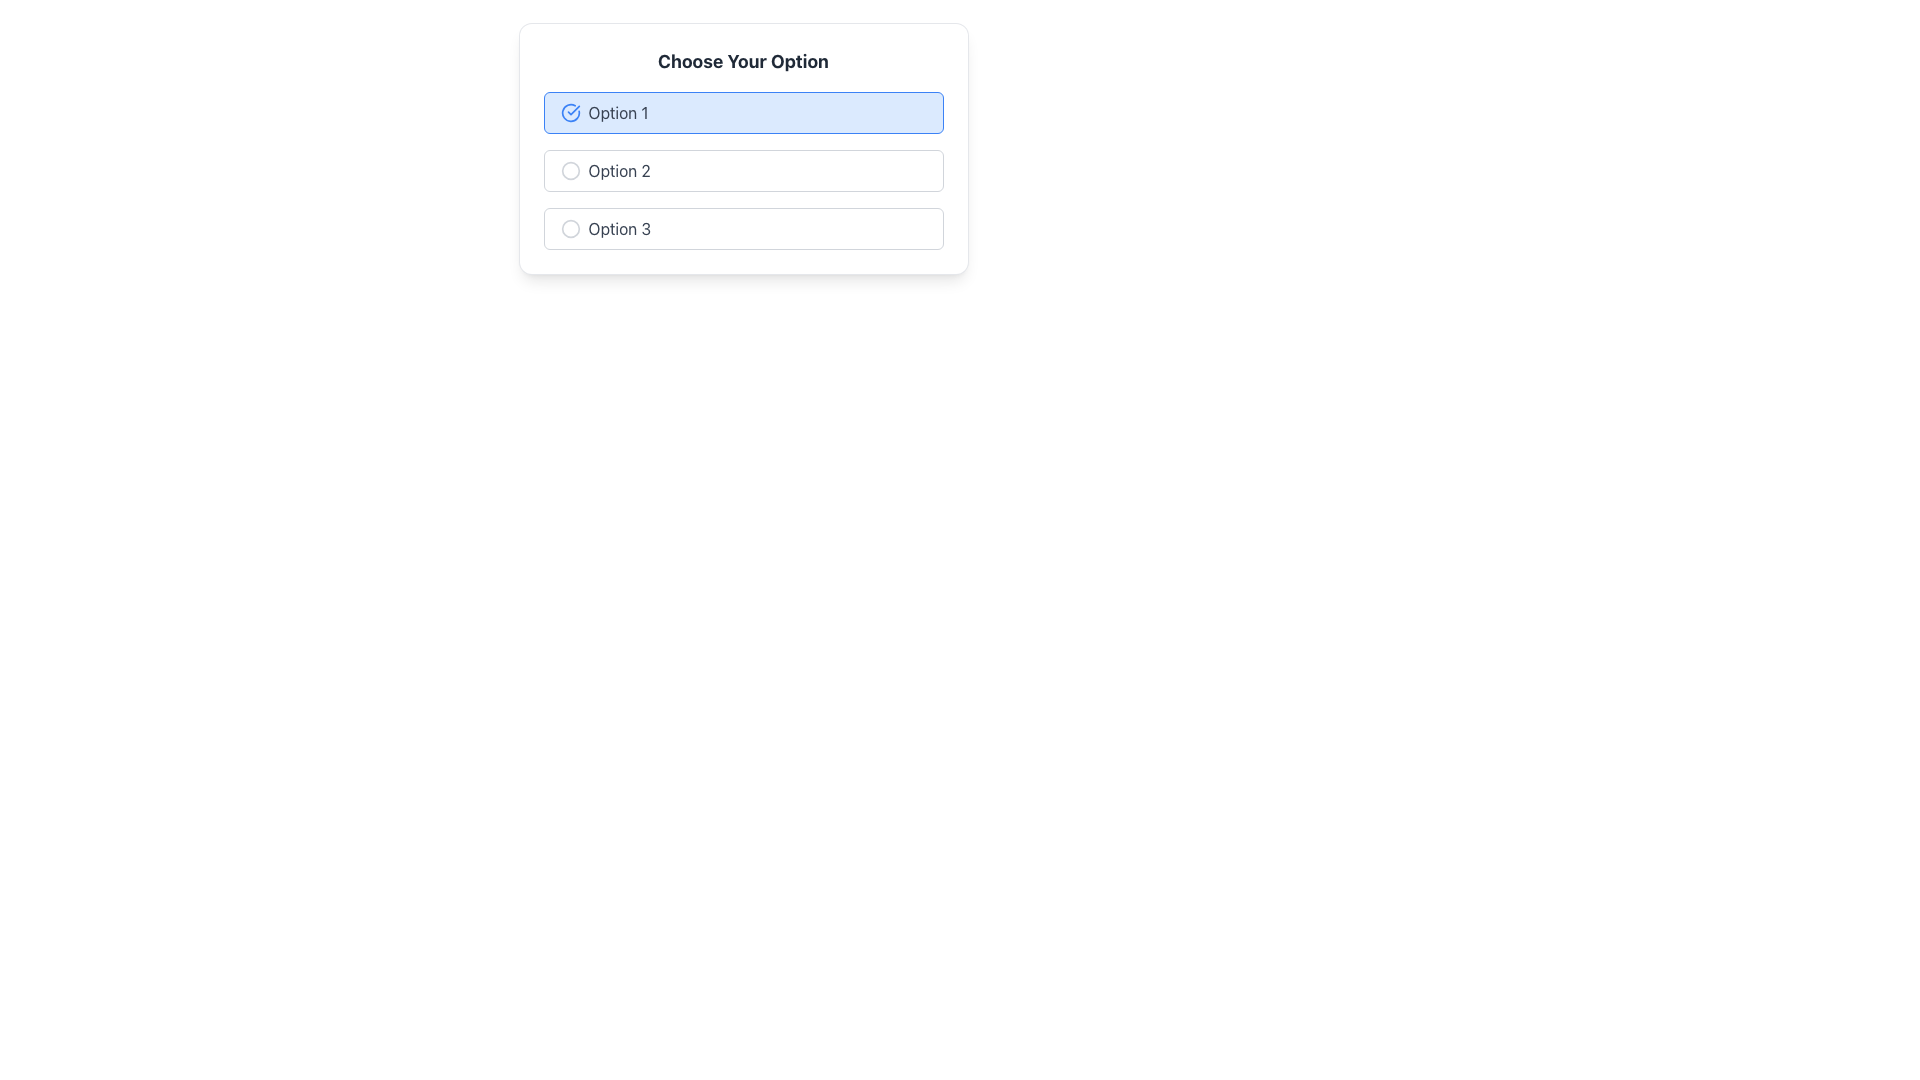  What do you see at coordinates (617, 112) in the screenshot?
I see `the static label displaying 'Option 1', which is located in the first option row of a selectable list in the blue-highlighted area` at bounding box center [617, 112].